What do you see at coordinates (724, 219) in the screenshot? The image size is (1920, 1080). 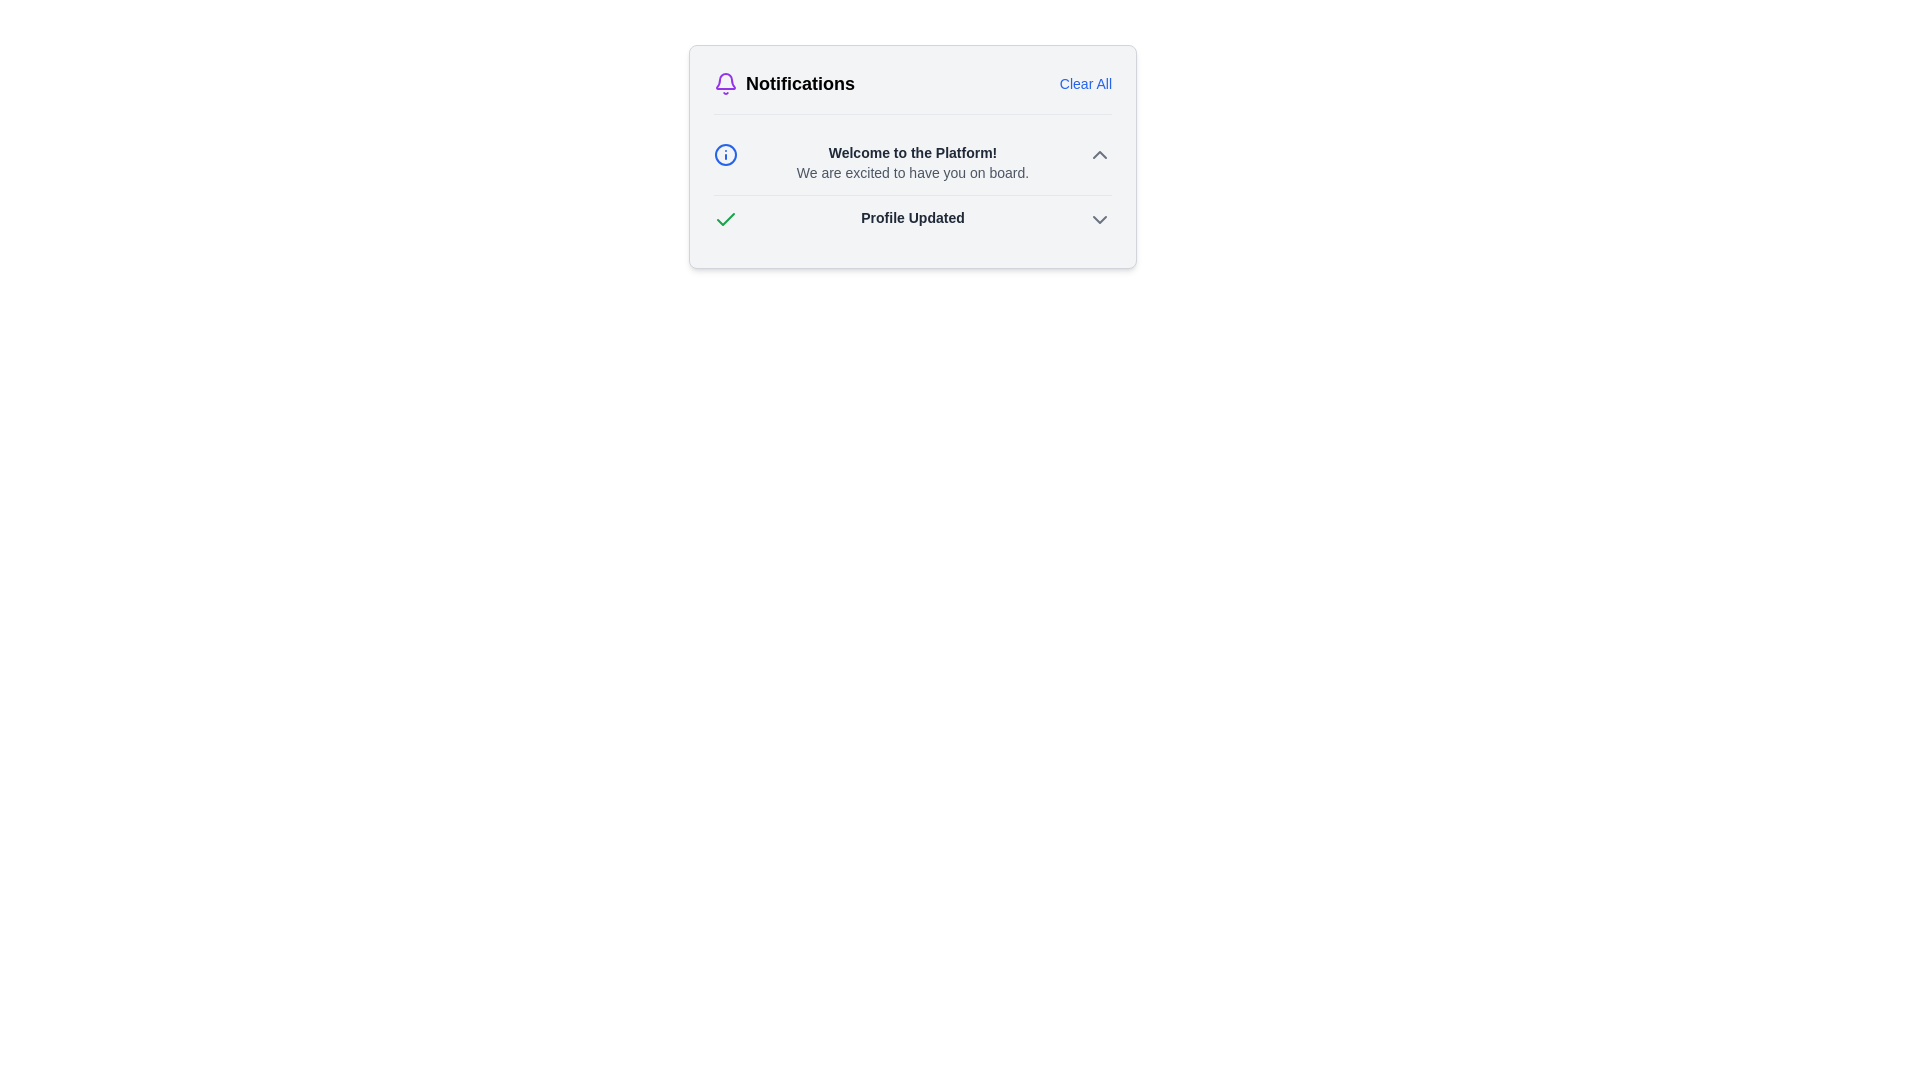 I see `the green check mark icon representing a successful action, located in the second notification preceding the text 'Profile Updated'` at bounding box center [724, 219].